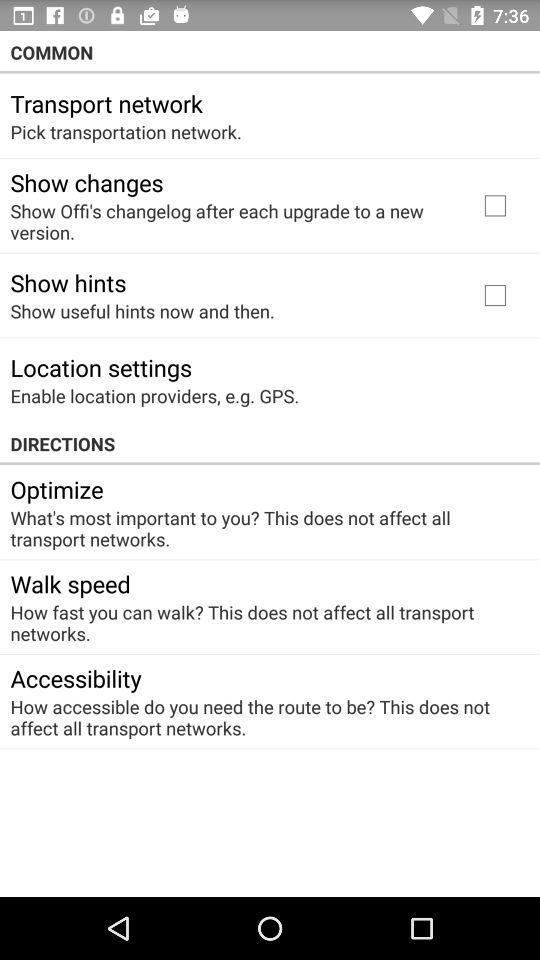 This screenshot has width=540, height=960. I want to click on the show changes item, so click(85, 182).